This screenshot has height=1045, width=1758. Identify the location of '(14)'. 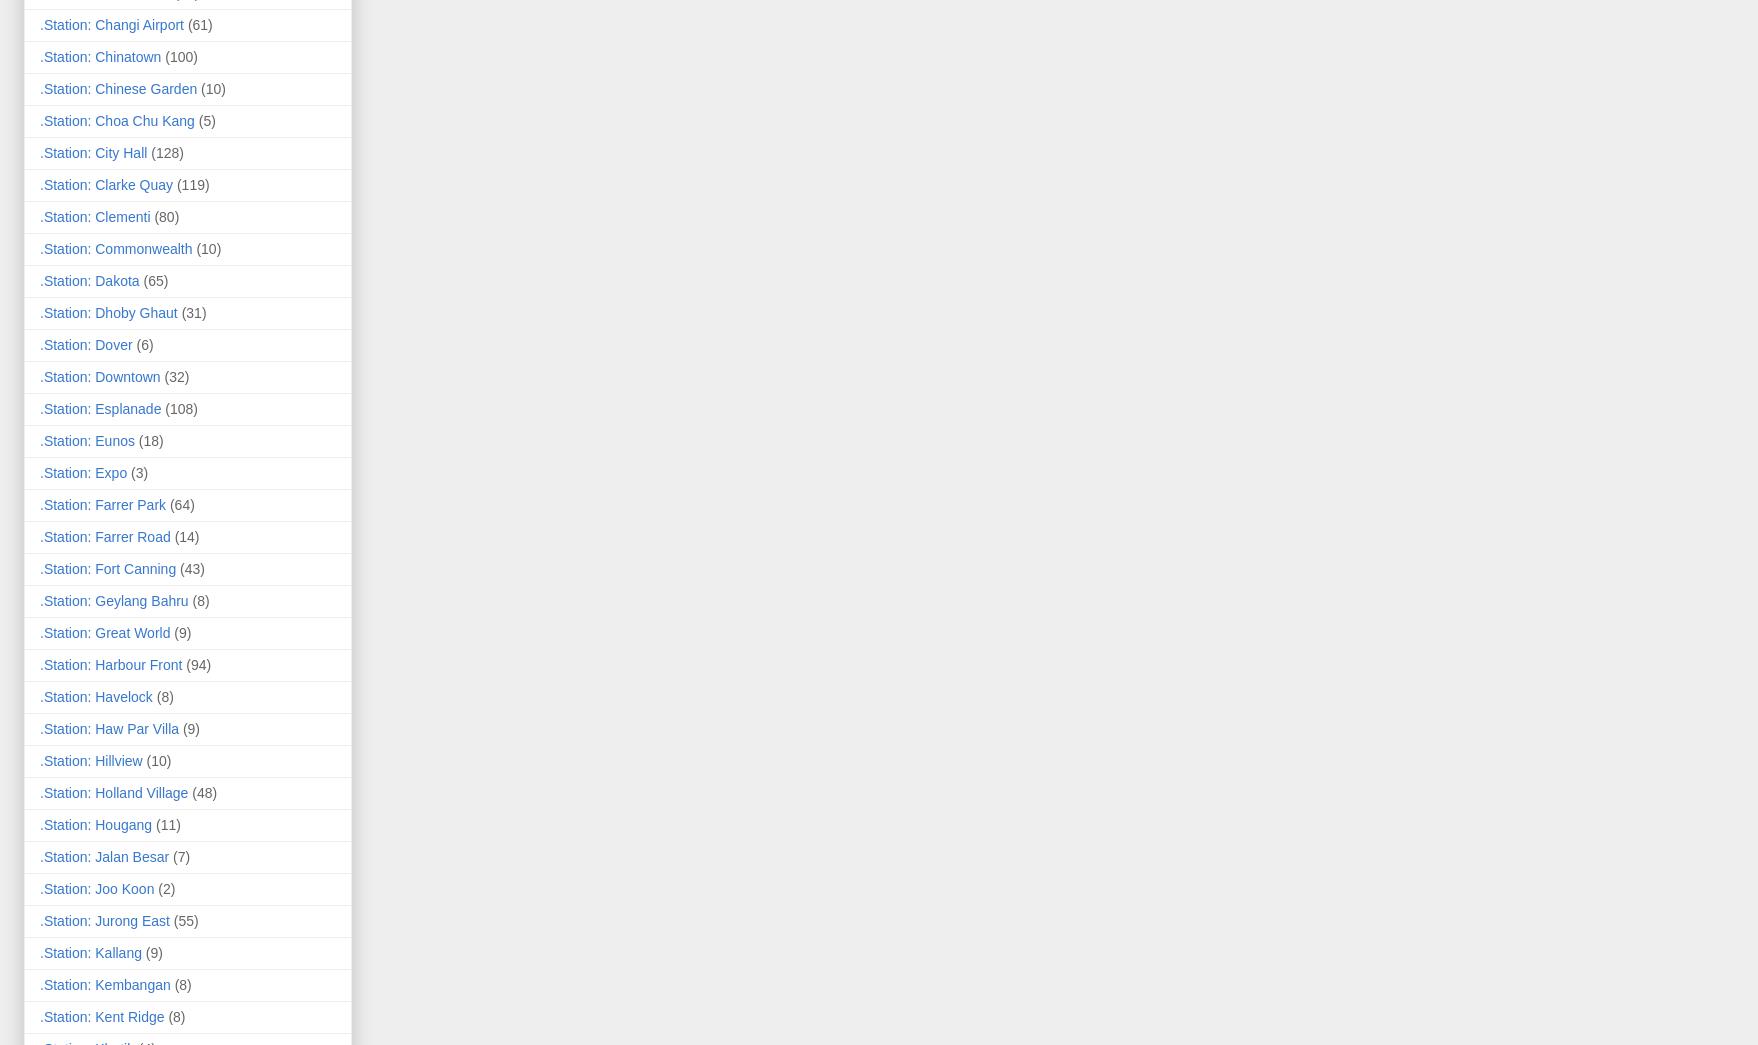
(185, 535).